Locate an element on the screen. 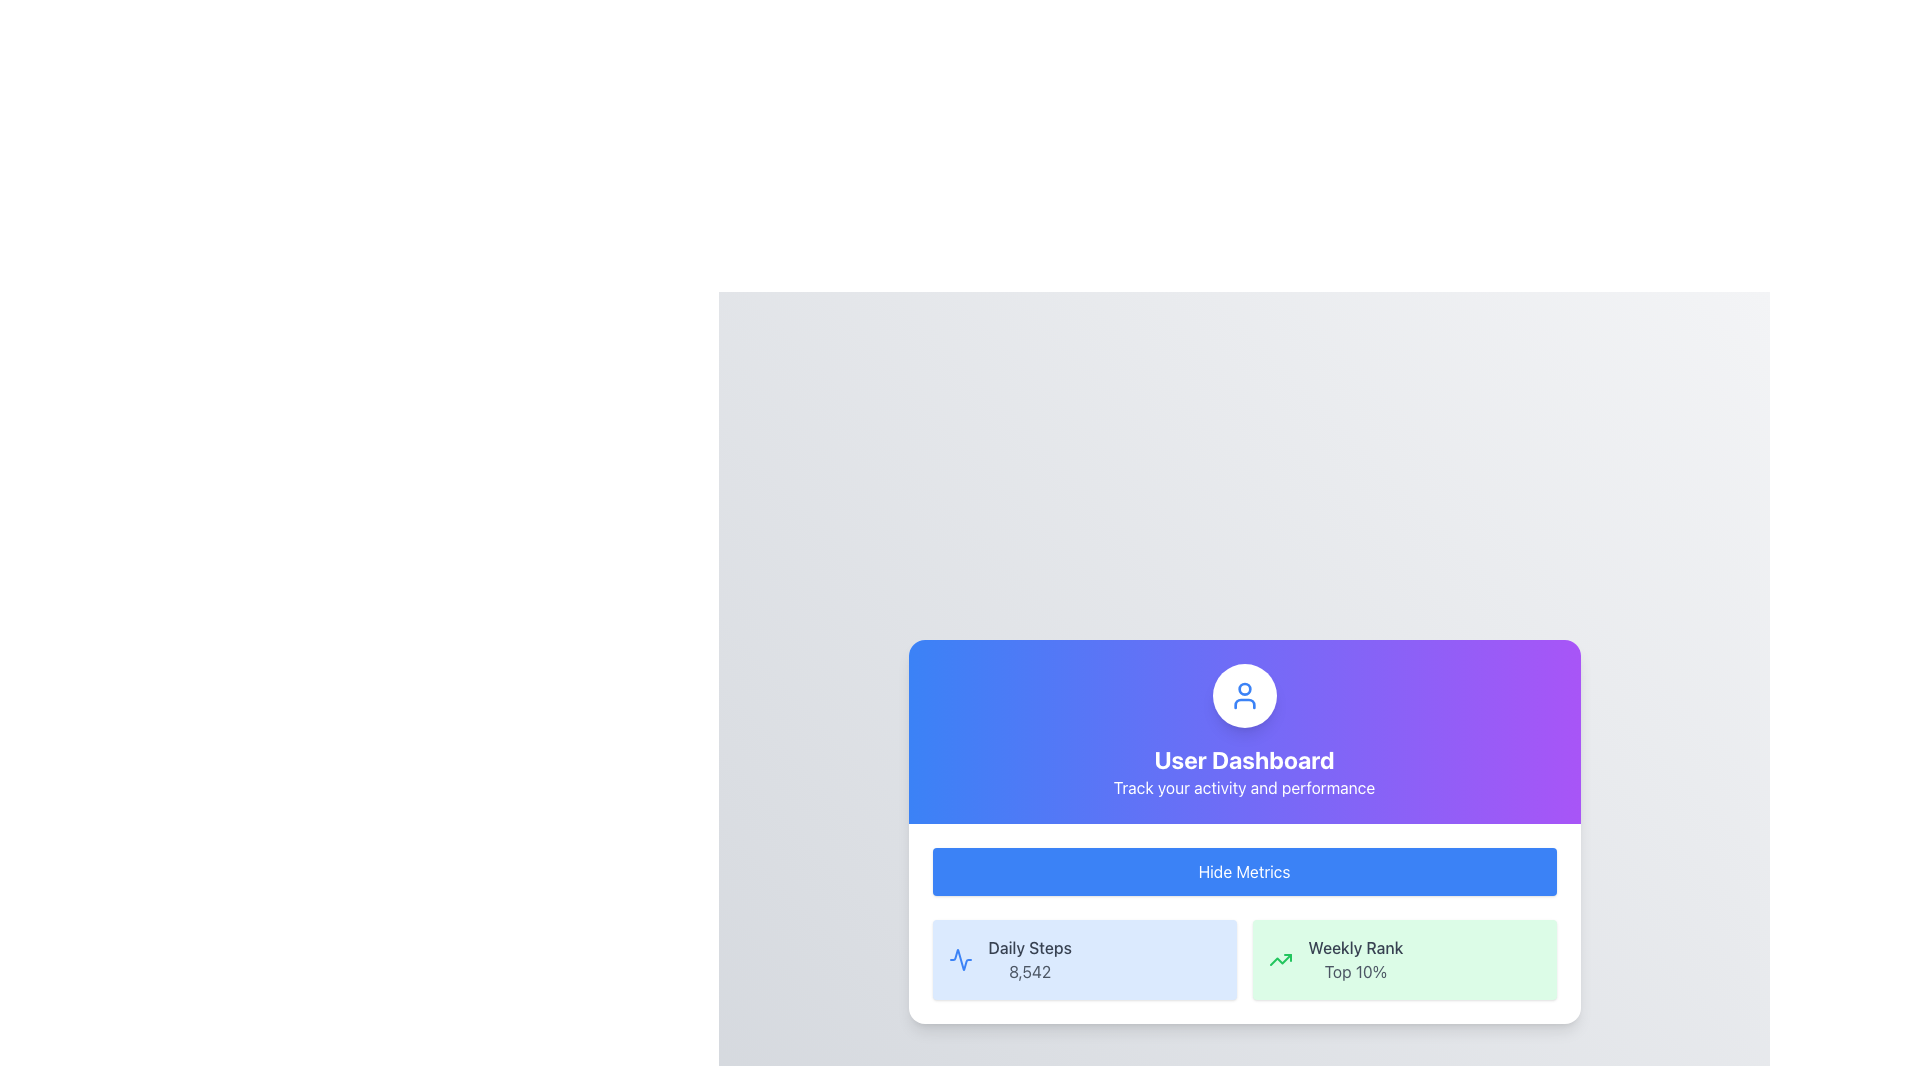  the circular icon with a blue user silhouette located at the top-center of the 'User Dashboard' card is located at coordinates (1243, 694).